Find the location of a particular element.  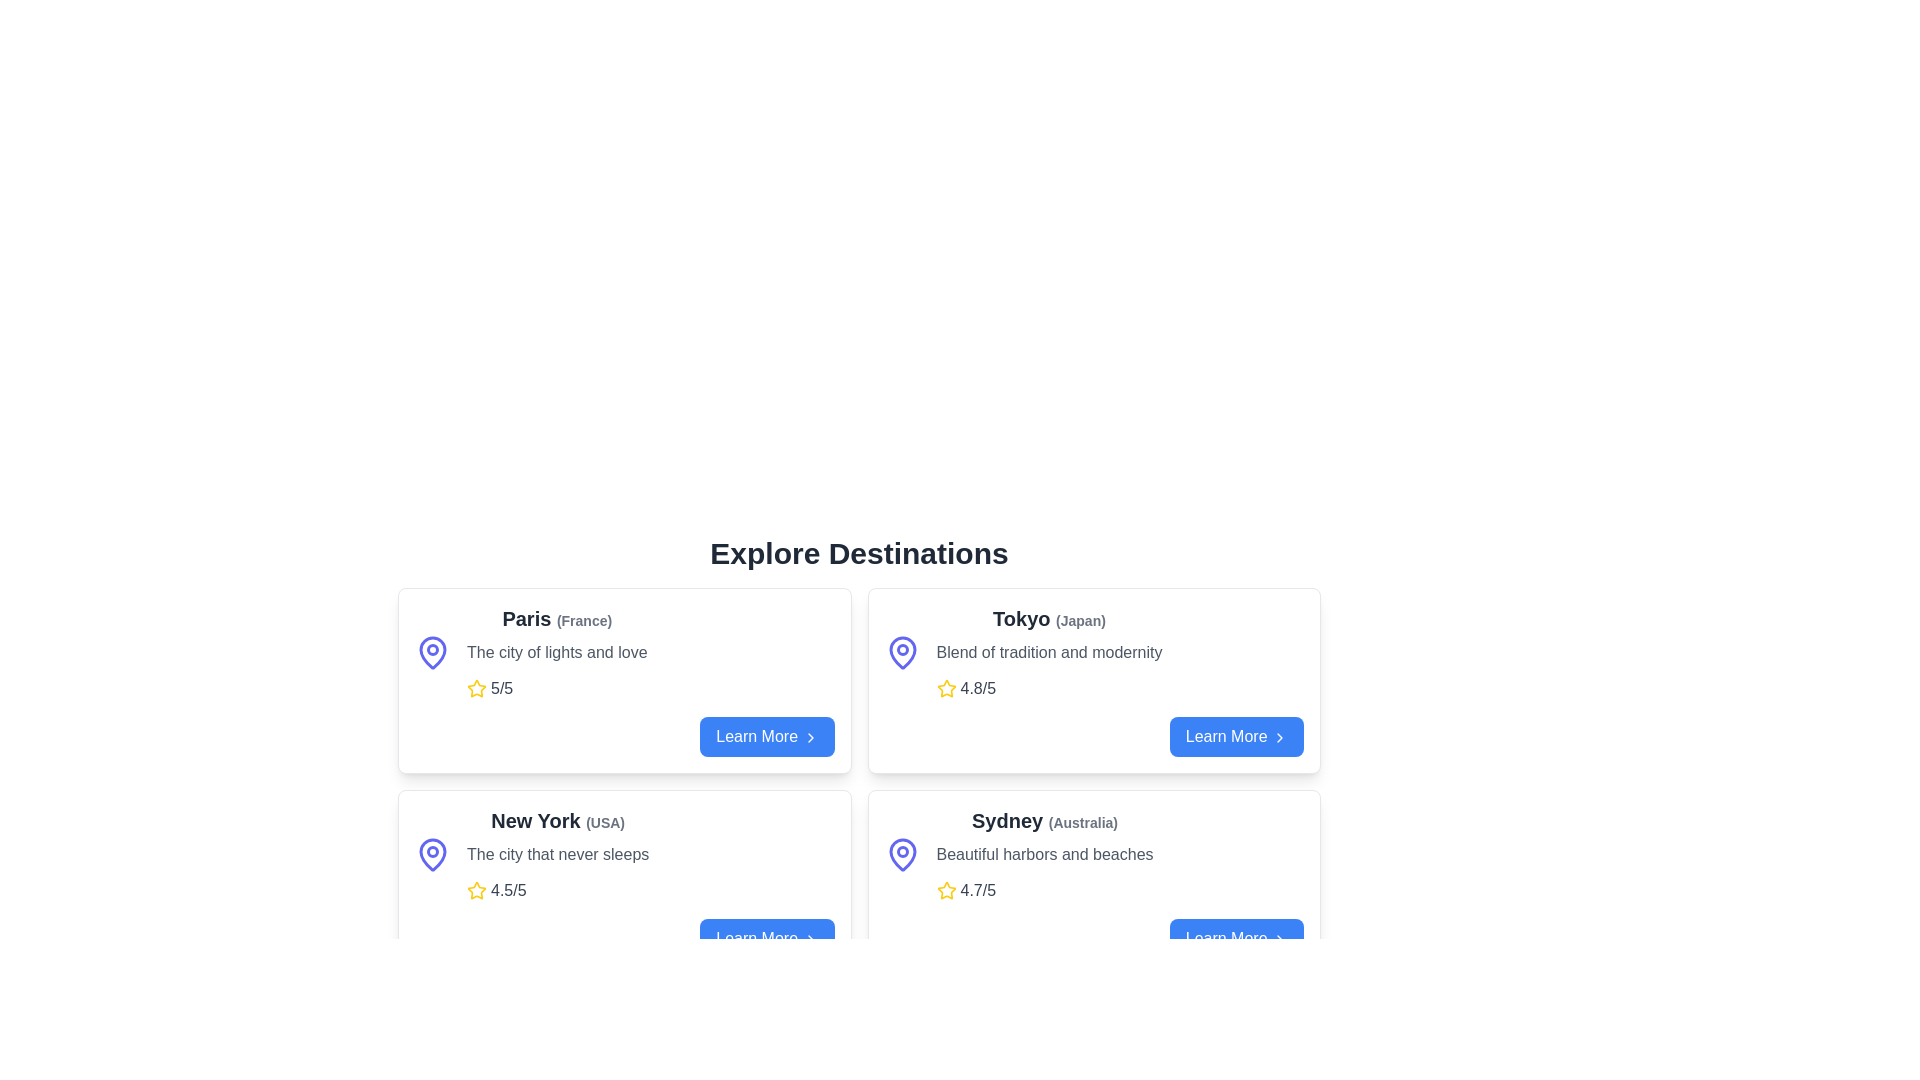

the button located at the bottom-right corner of the card for Sydney (Australia) to trigger a hover state is located at coordinates (1093, 938).